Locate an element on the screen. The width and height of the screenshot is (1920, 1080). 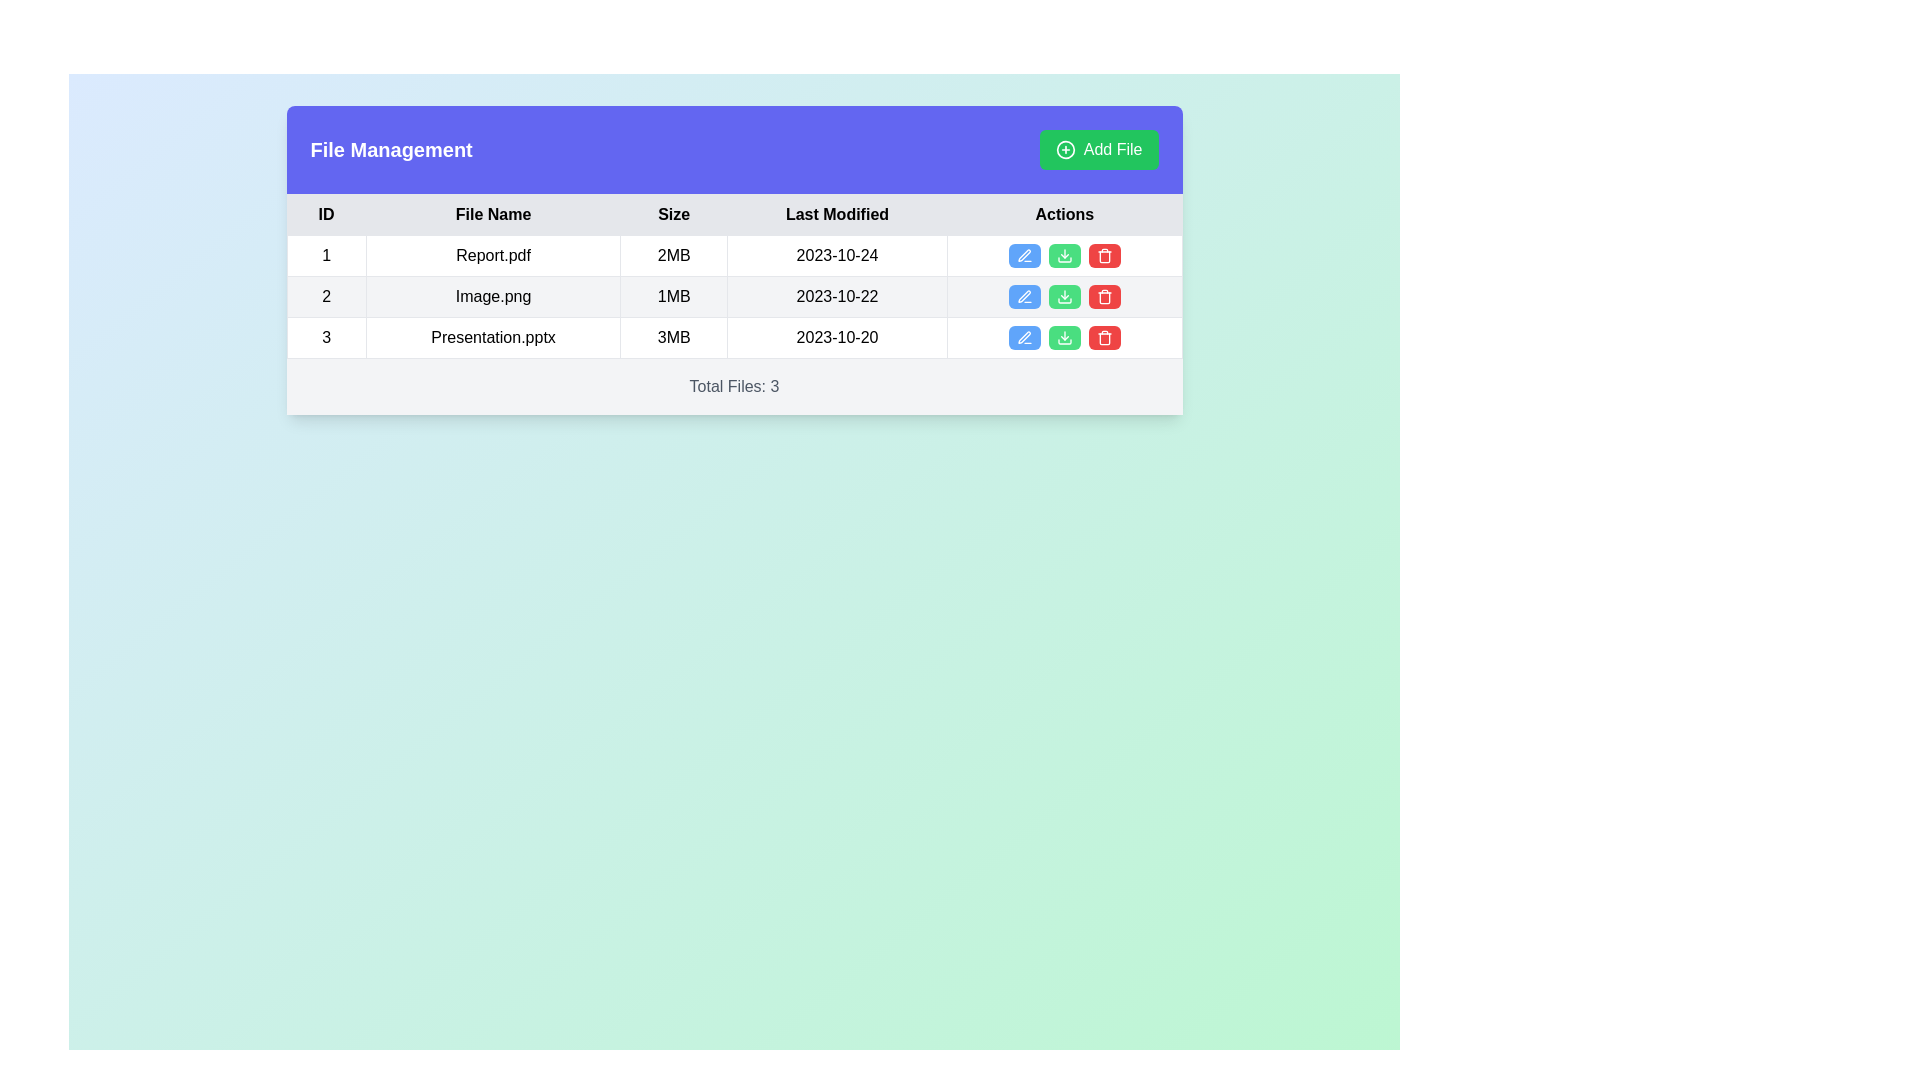
the ID text cell, which is the first entry in the table representing the file ID, located in the upper-left corner of the file management panel is located at coordinates (326, 254).